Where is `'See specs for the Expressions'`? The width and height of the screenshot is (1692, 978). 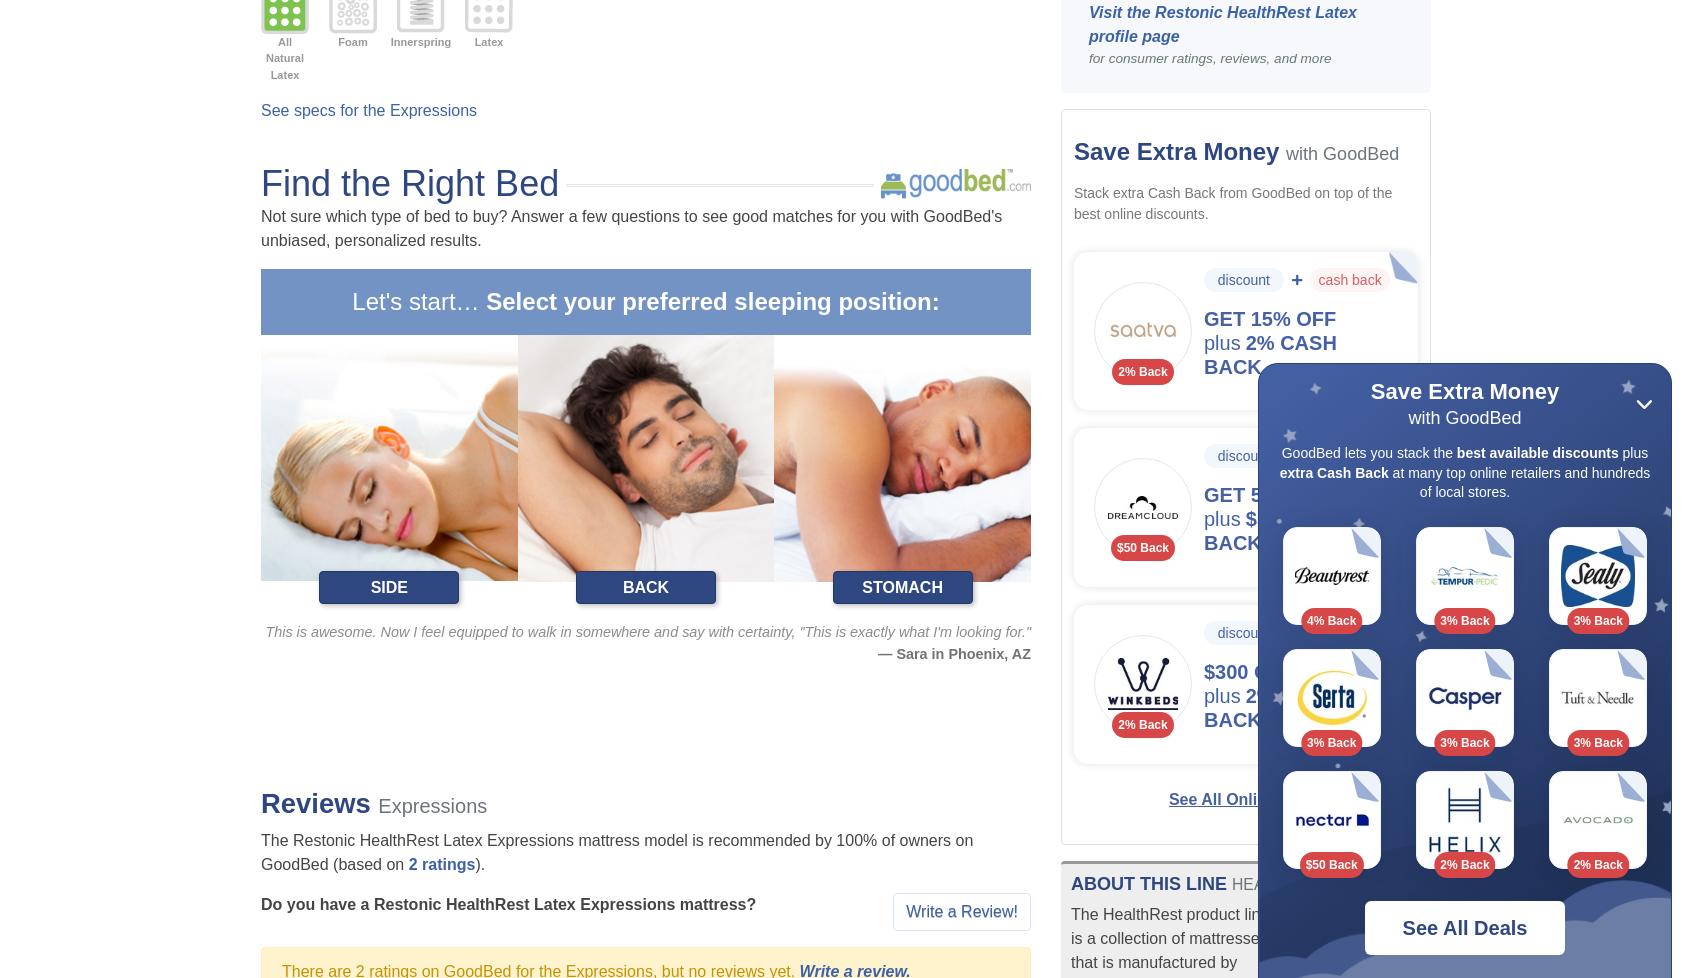 'See specs for the Expressions' is located at coordinates (369, 110).